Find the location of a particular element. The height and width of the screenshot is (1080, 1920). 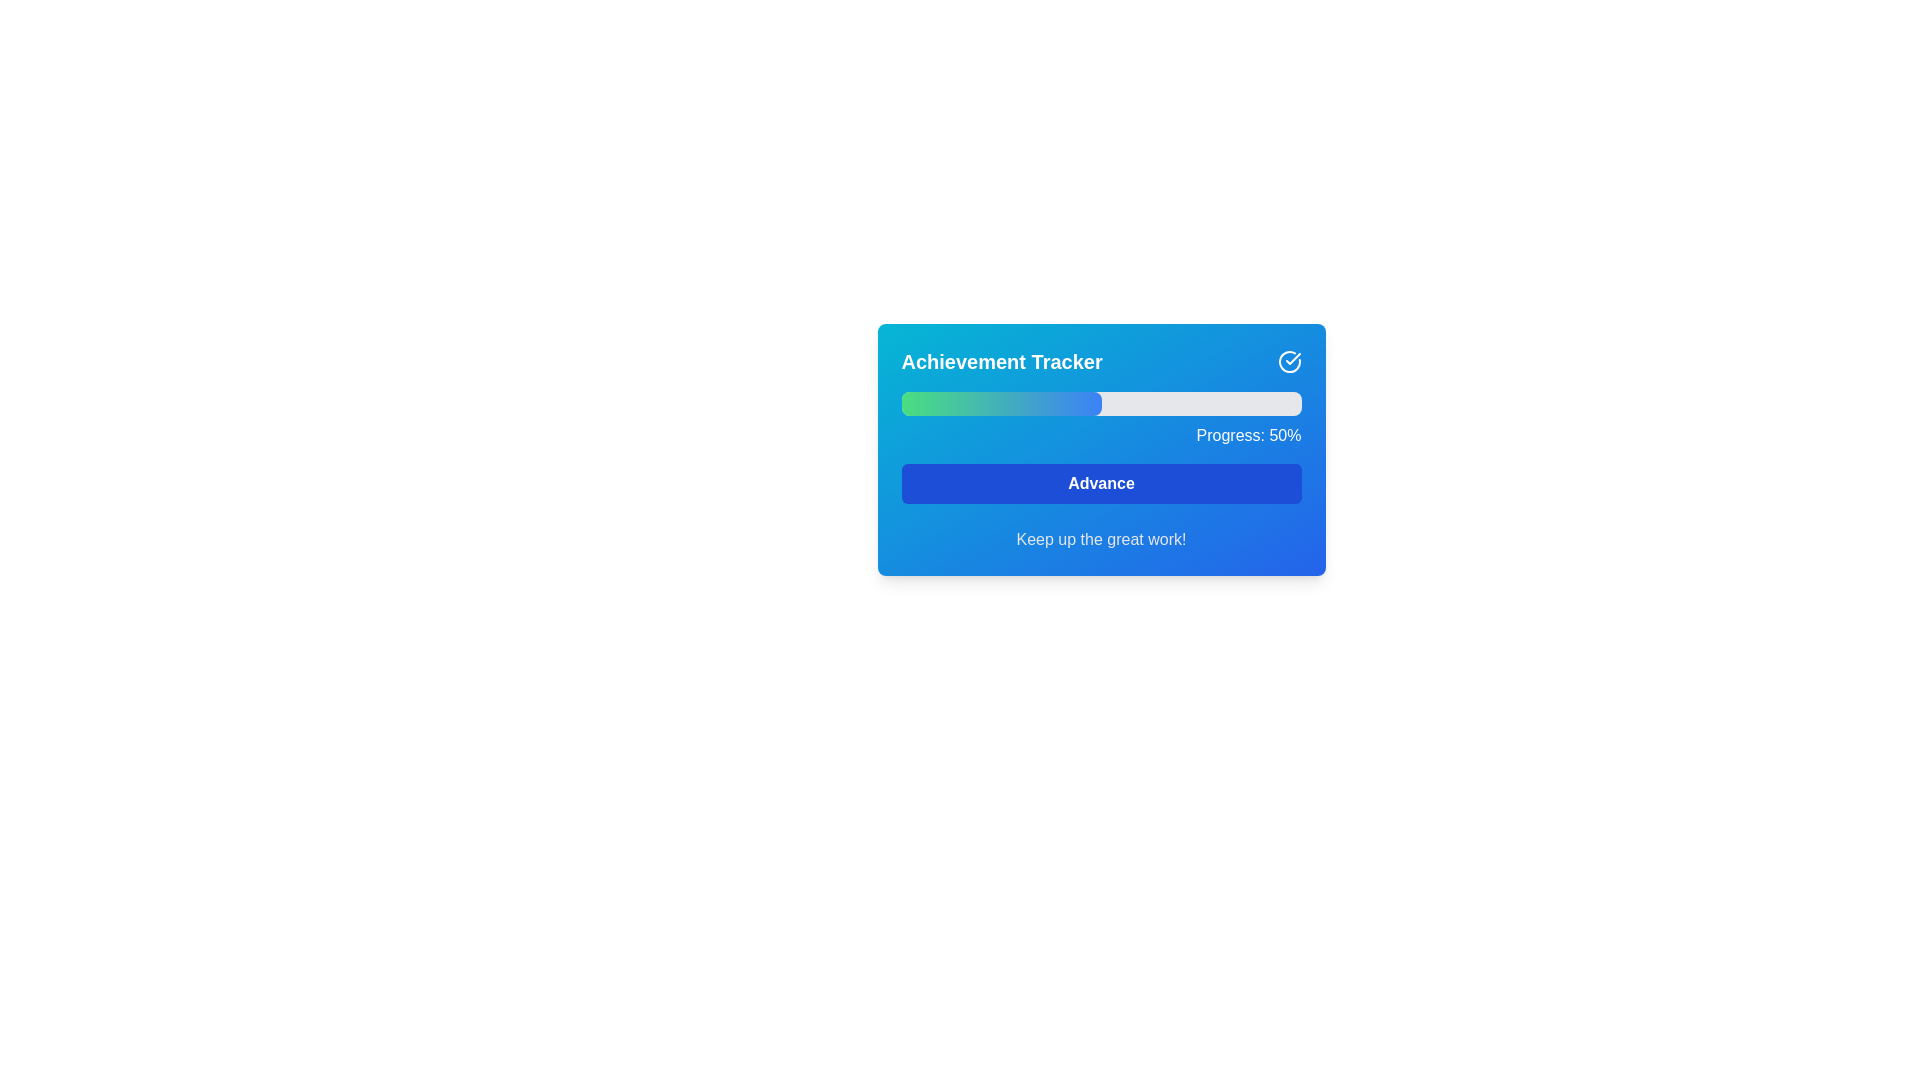

circular checkmark icon located in the top-right corner of the 'Achievement Tracker' card is located at coordinates (1289, 362).